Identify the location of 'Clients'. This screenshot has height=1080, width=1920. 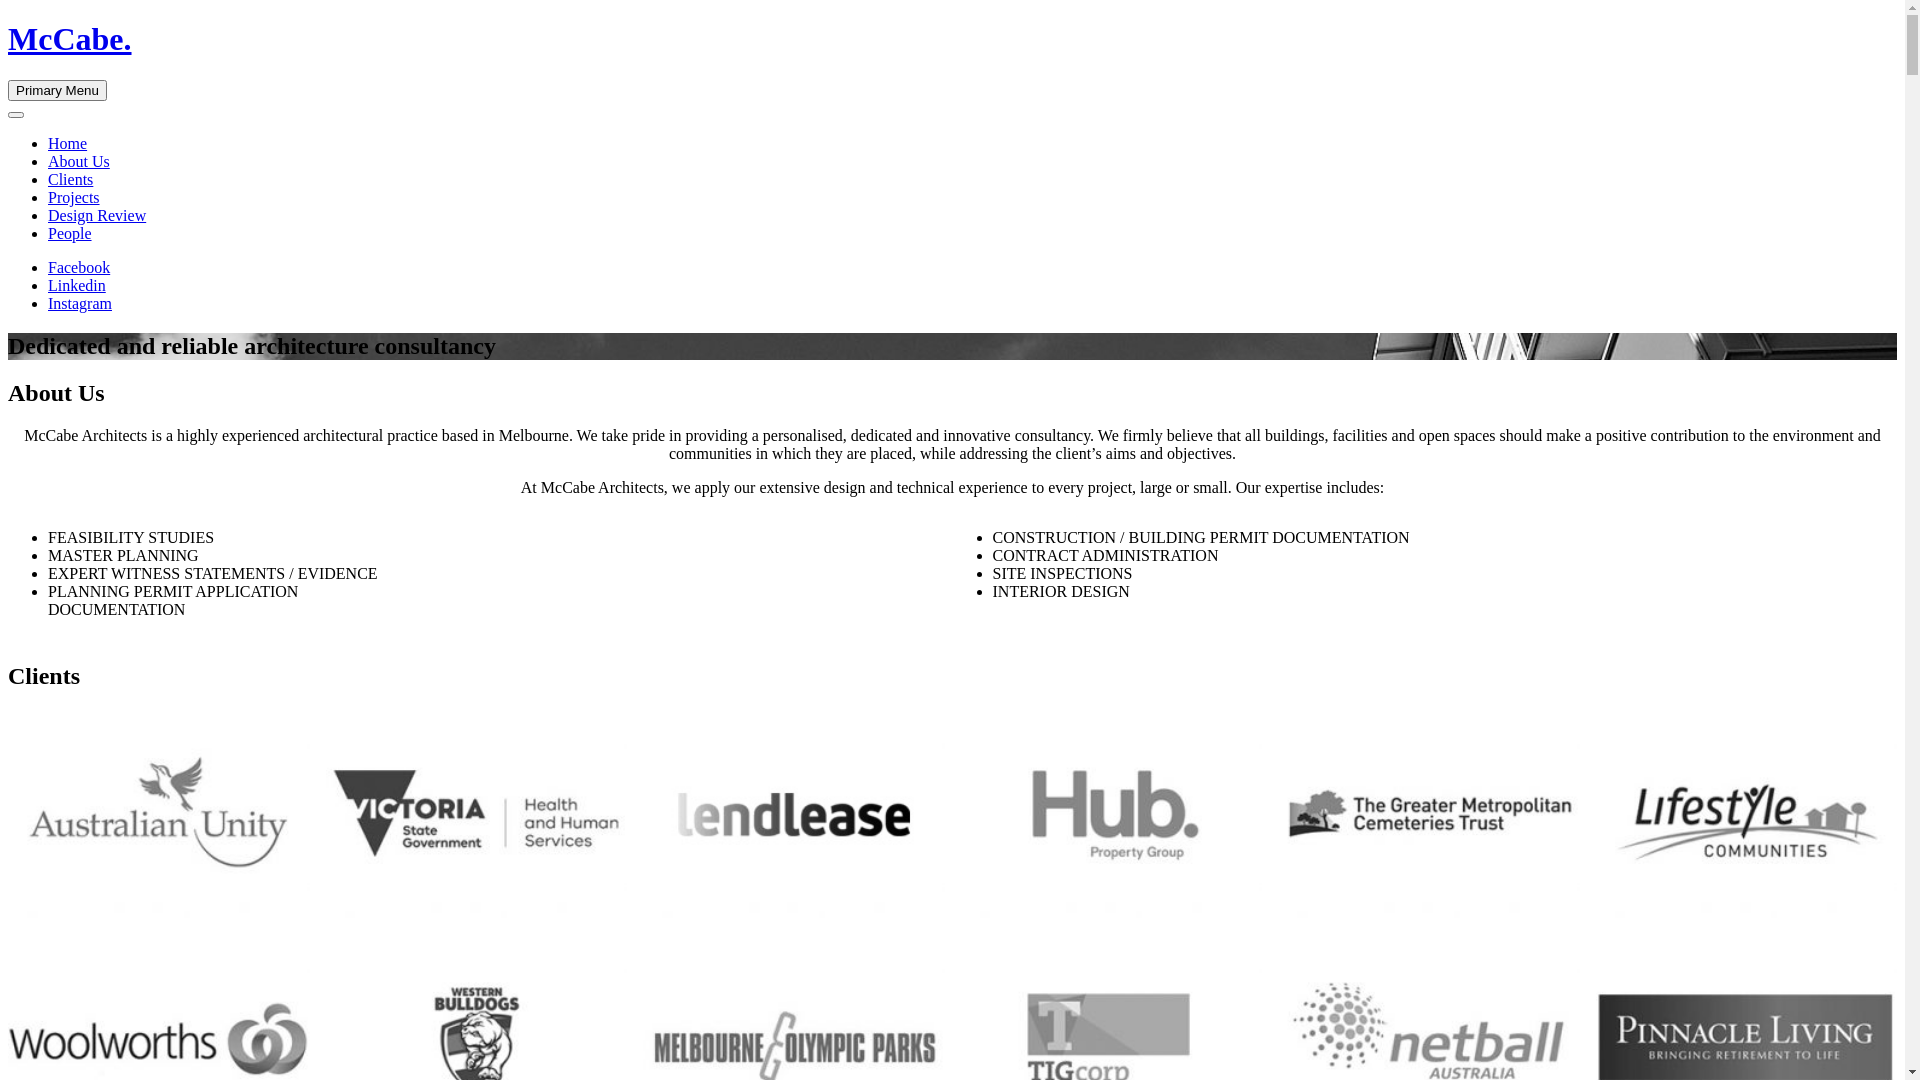
(70, 178).